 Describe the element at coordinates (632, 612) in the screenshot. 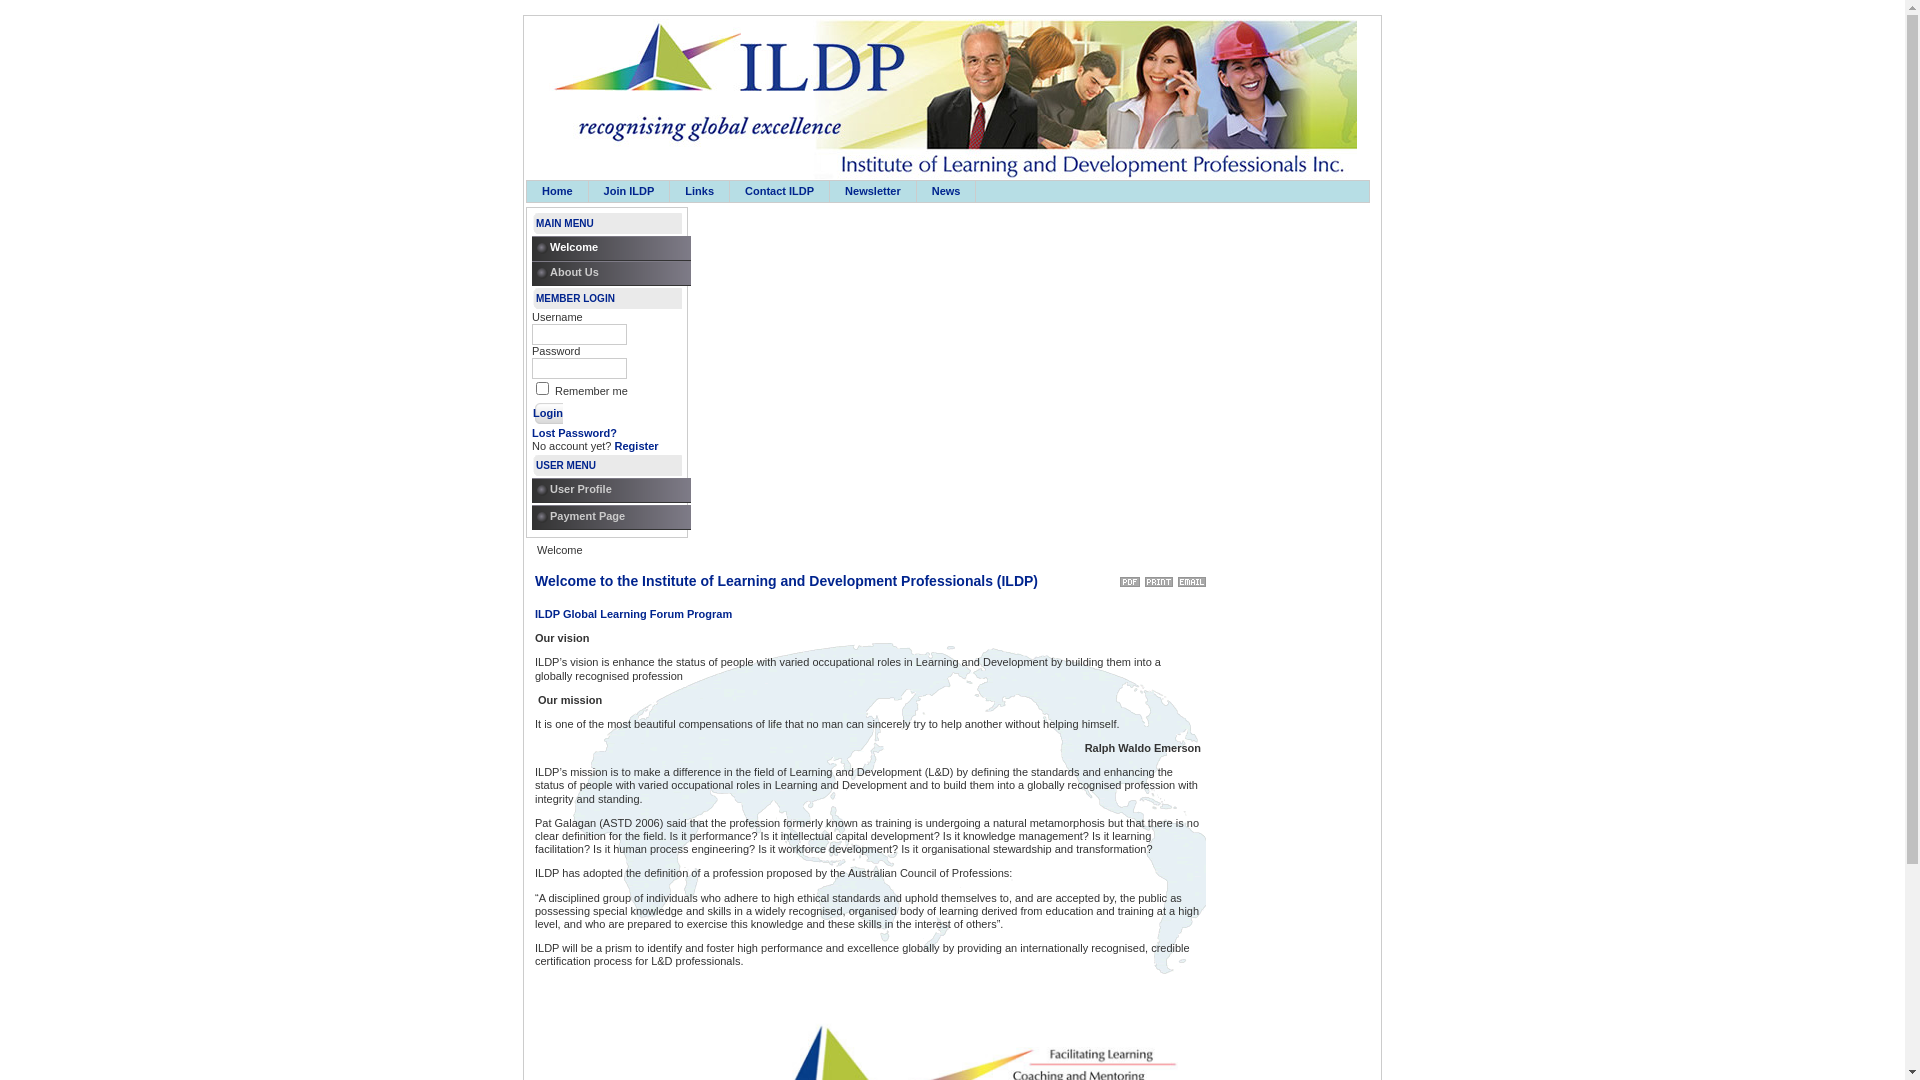

I see `'ILDP Global Learning Forum Program'` at that location.